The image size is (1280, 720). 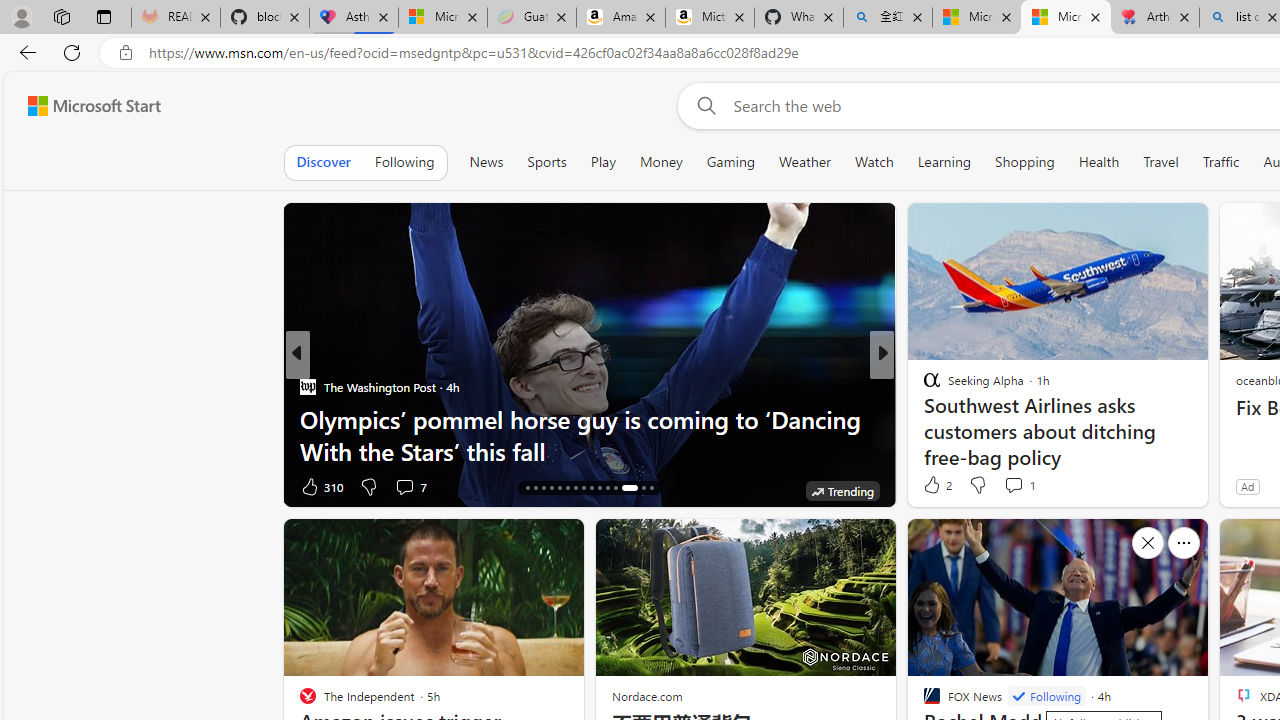 What do you see at coordinates (614, 488) in the screenshot?
I see `'AutomationID: tab-27'` at bounding box center [614, 488].